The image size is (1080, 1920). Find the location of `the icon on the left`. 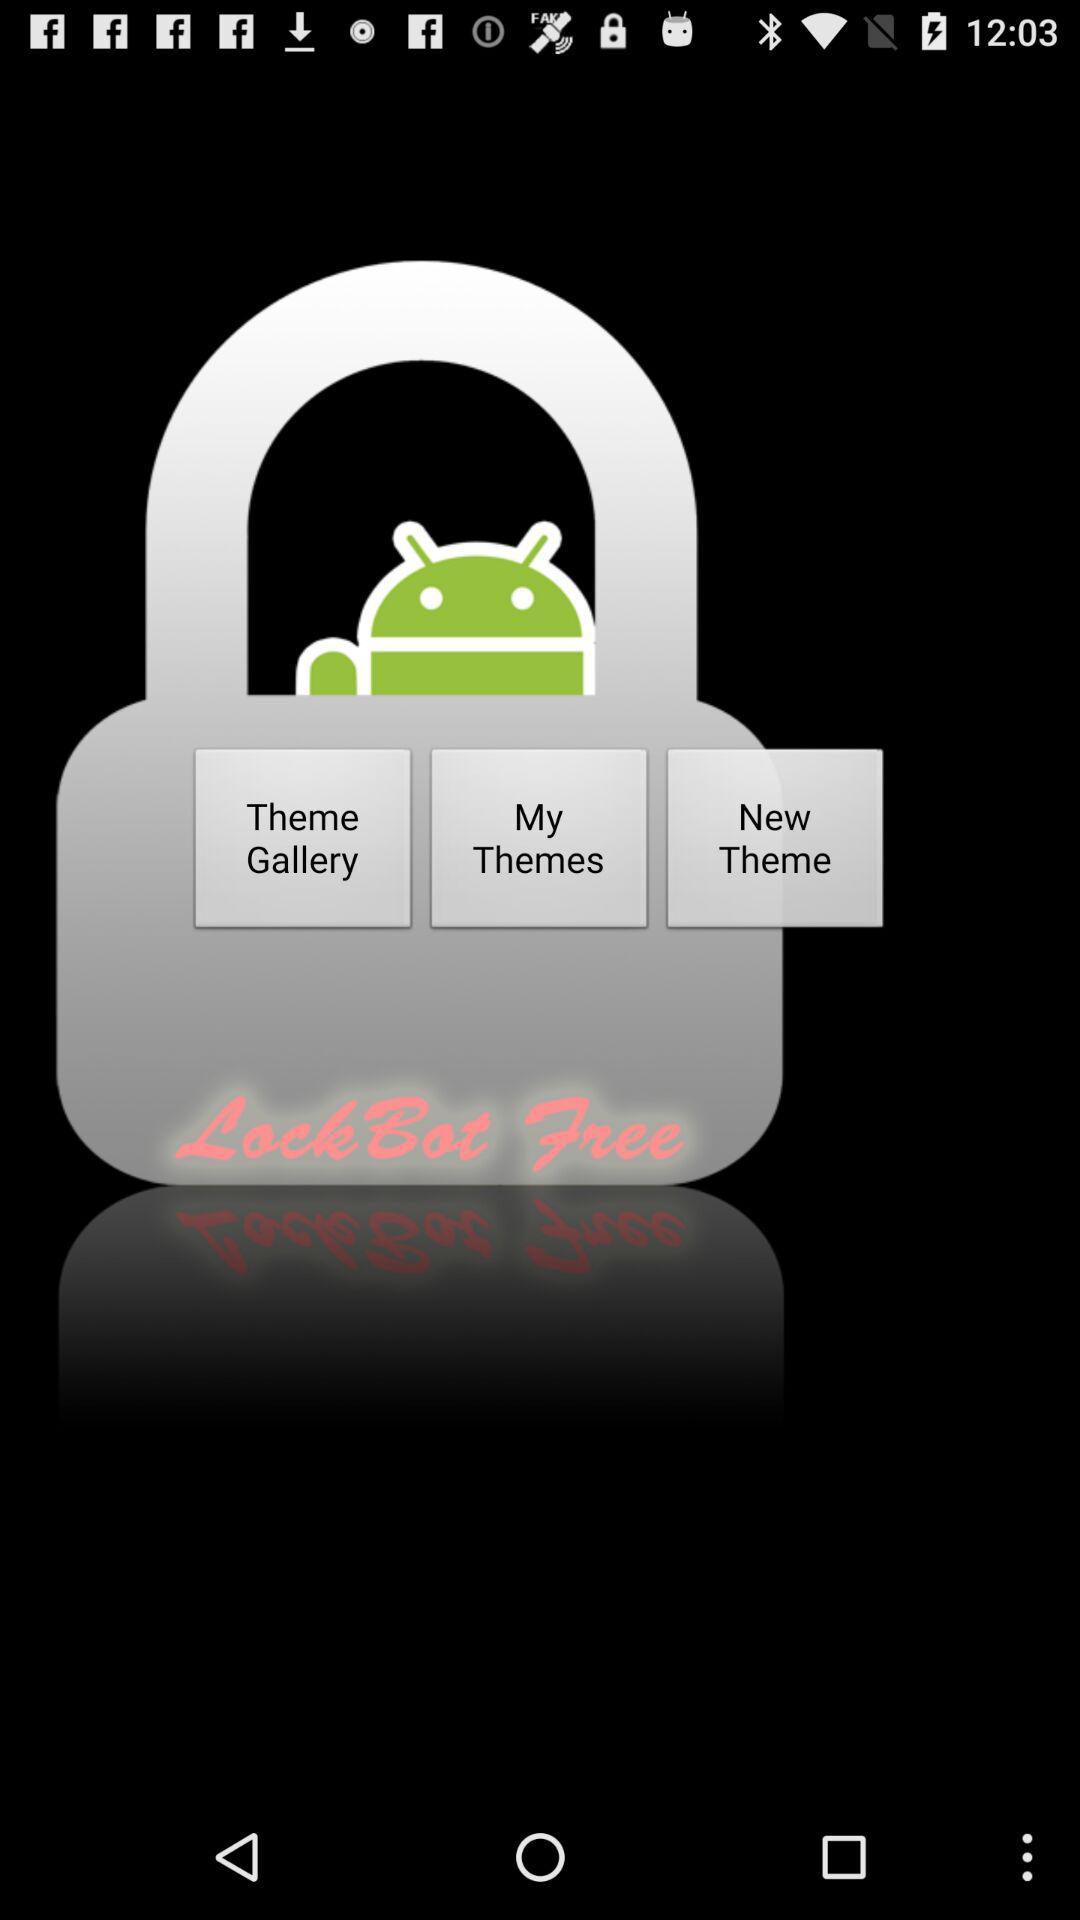

the icon on the left is located at coordinates (303, 844).